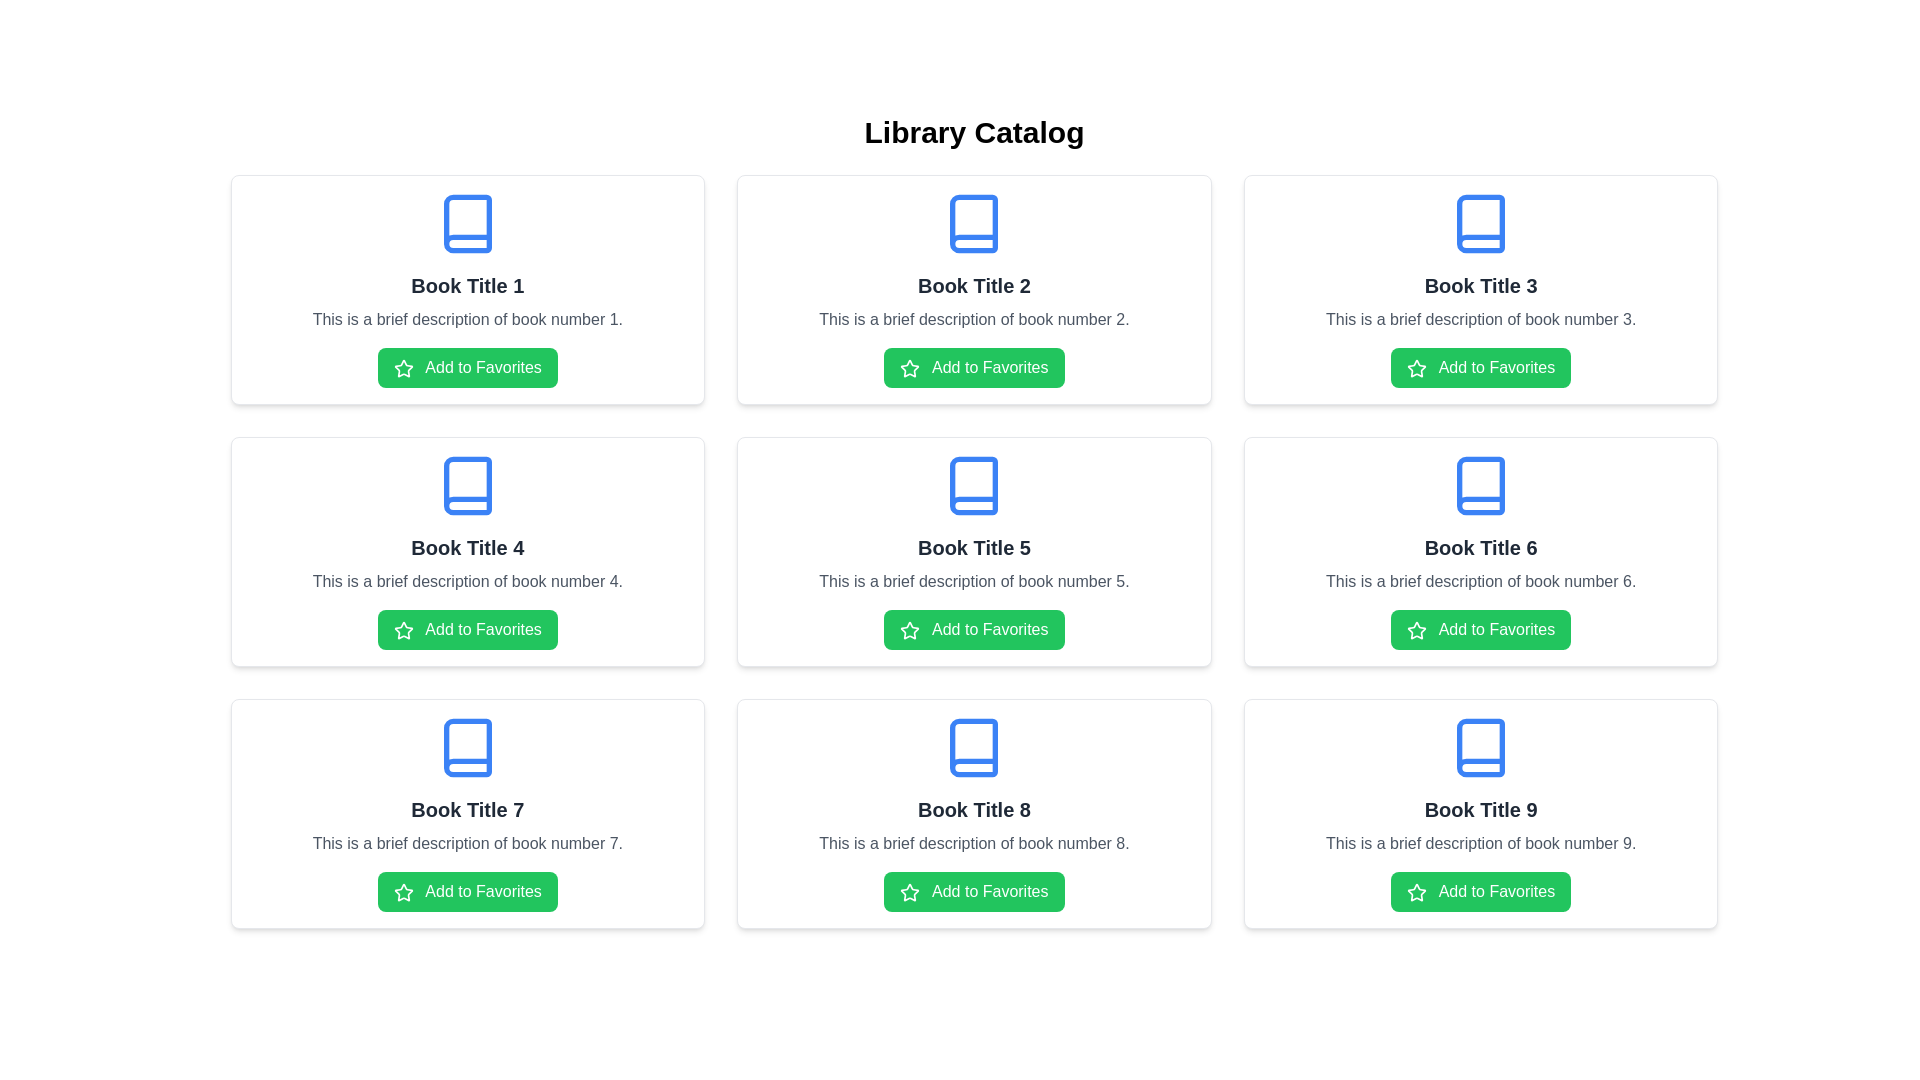  I want to click on the Text Label displaying 'Book Title 6', which is centrally located in the card layout above the description text and below the icon, so click(1481, 547).